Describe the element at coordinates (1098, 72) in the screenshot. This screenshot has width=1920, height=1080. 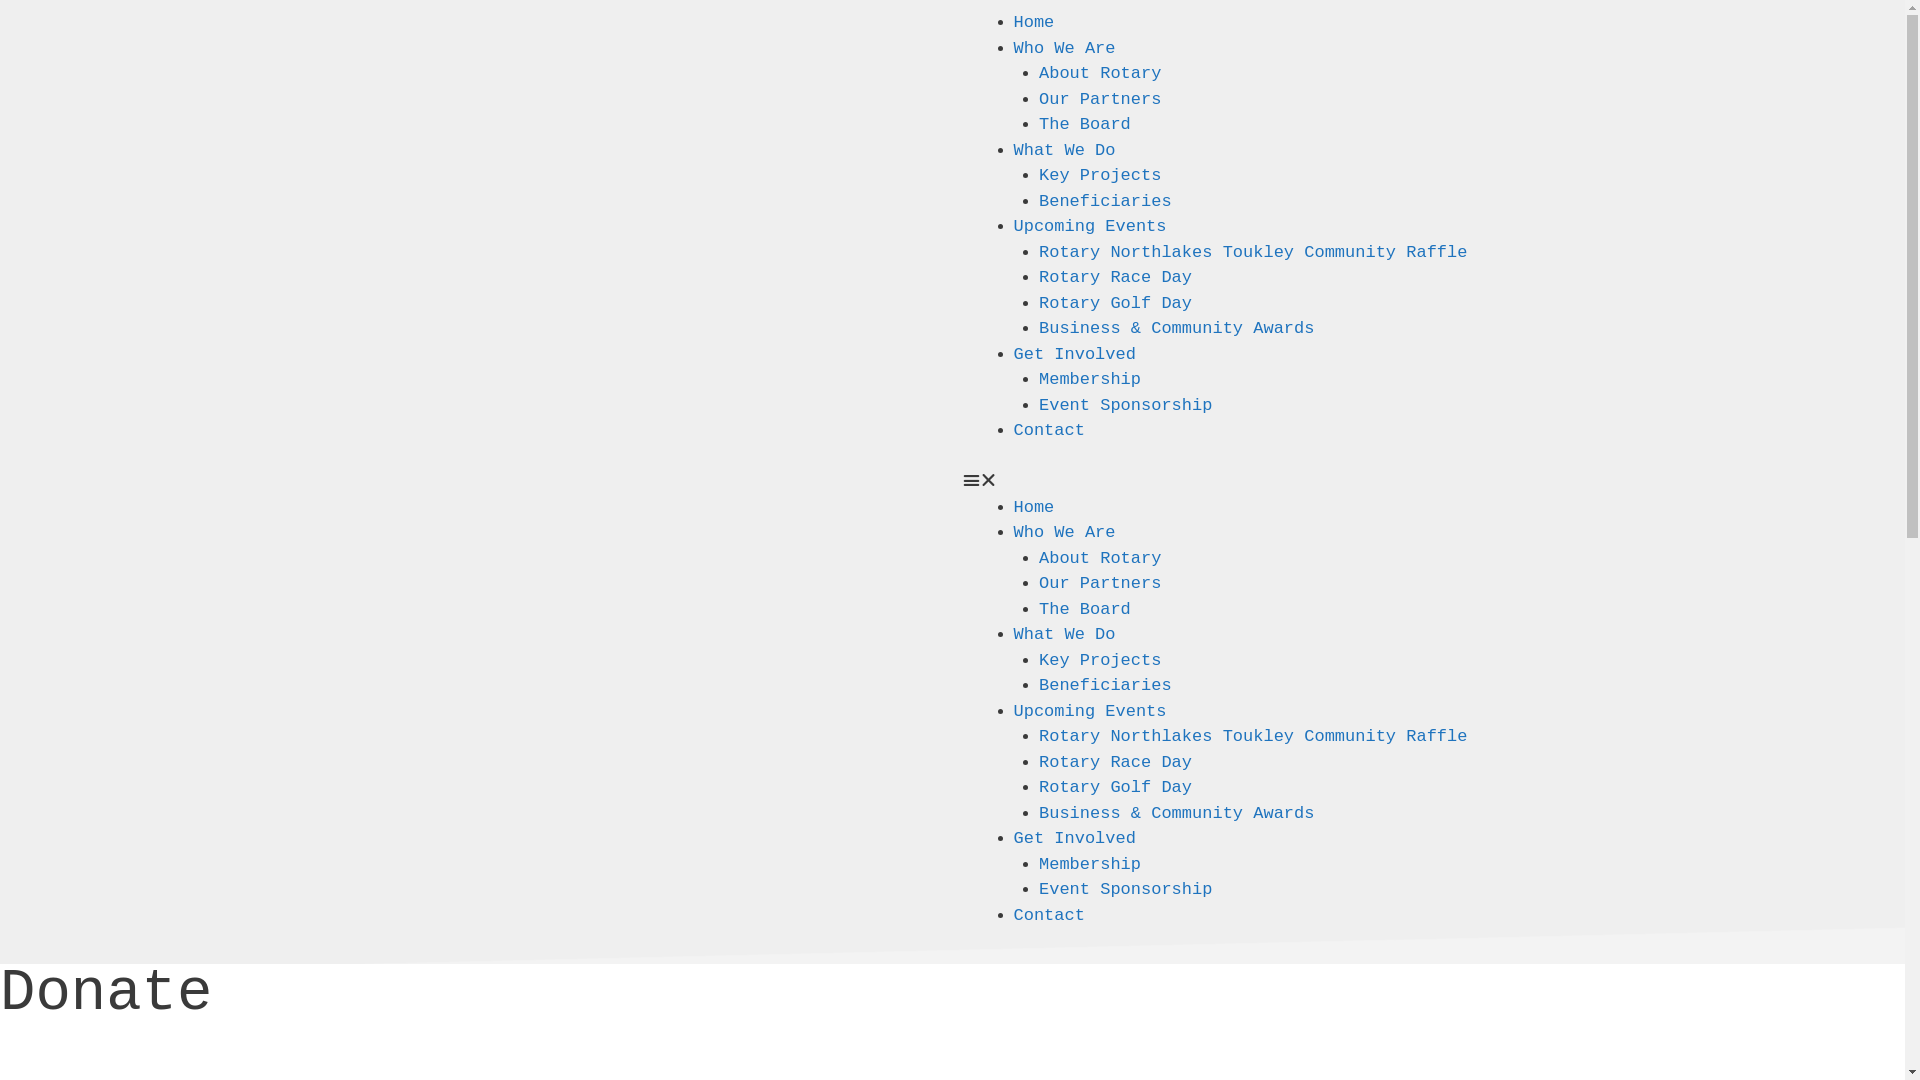
I see `'About Rotary'` at that location.